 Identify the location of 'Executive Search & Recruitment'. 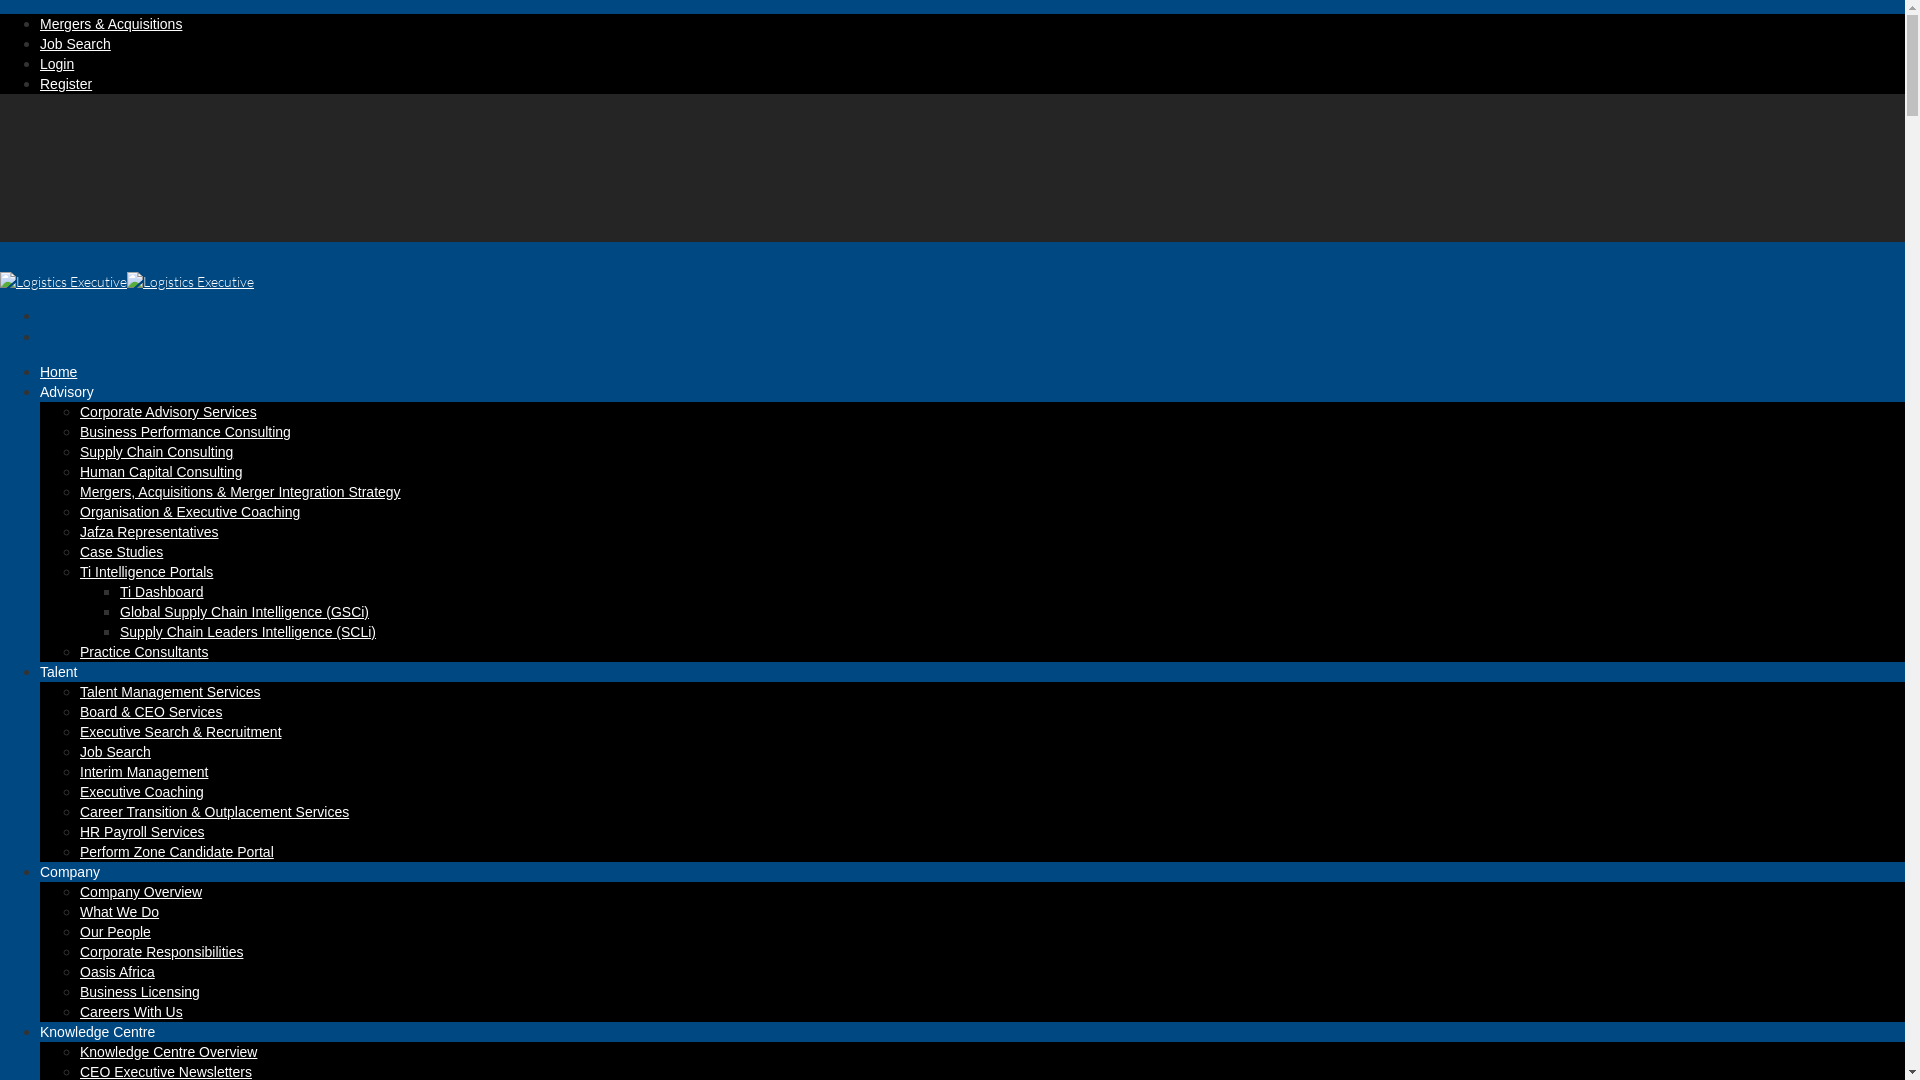
(181, 732).